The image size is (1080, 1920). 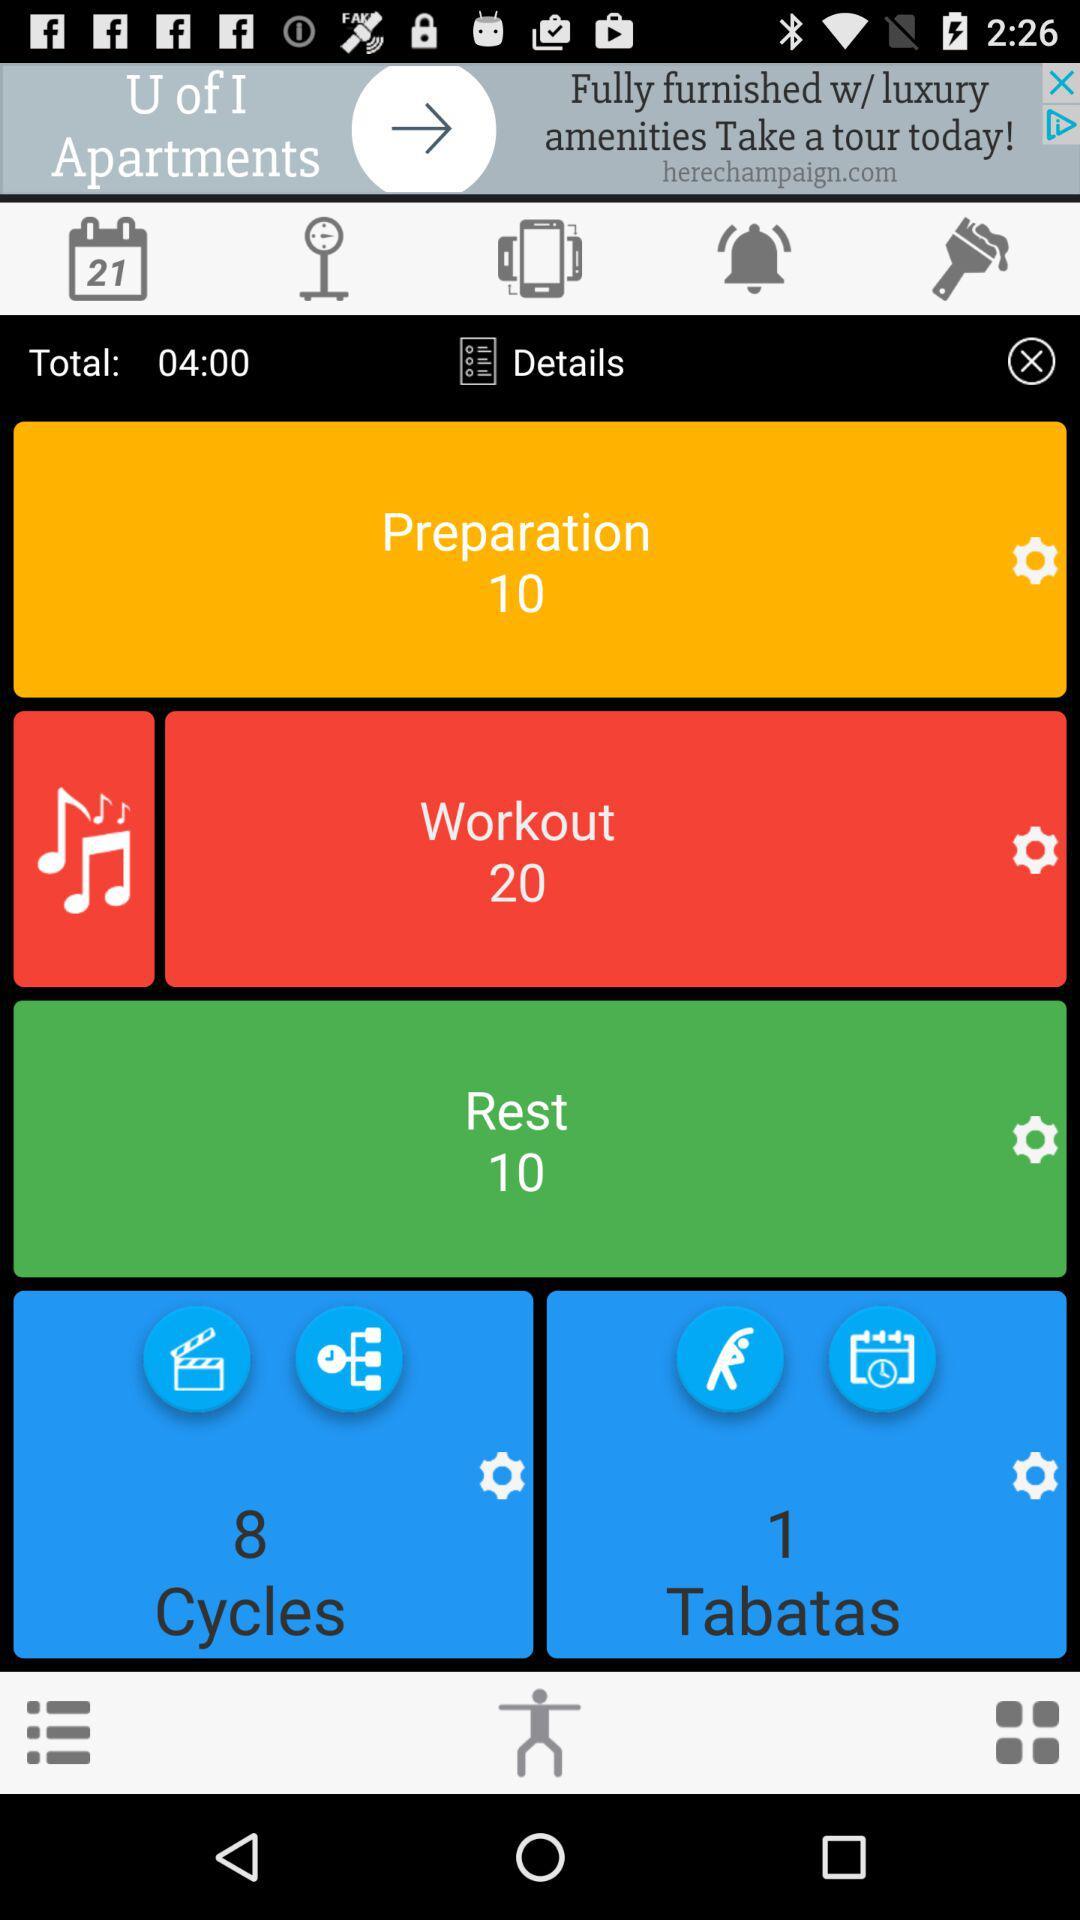 I want to click on close, so click(x=1031, y=361).